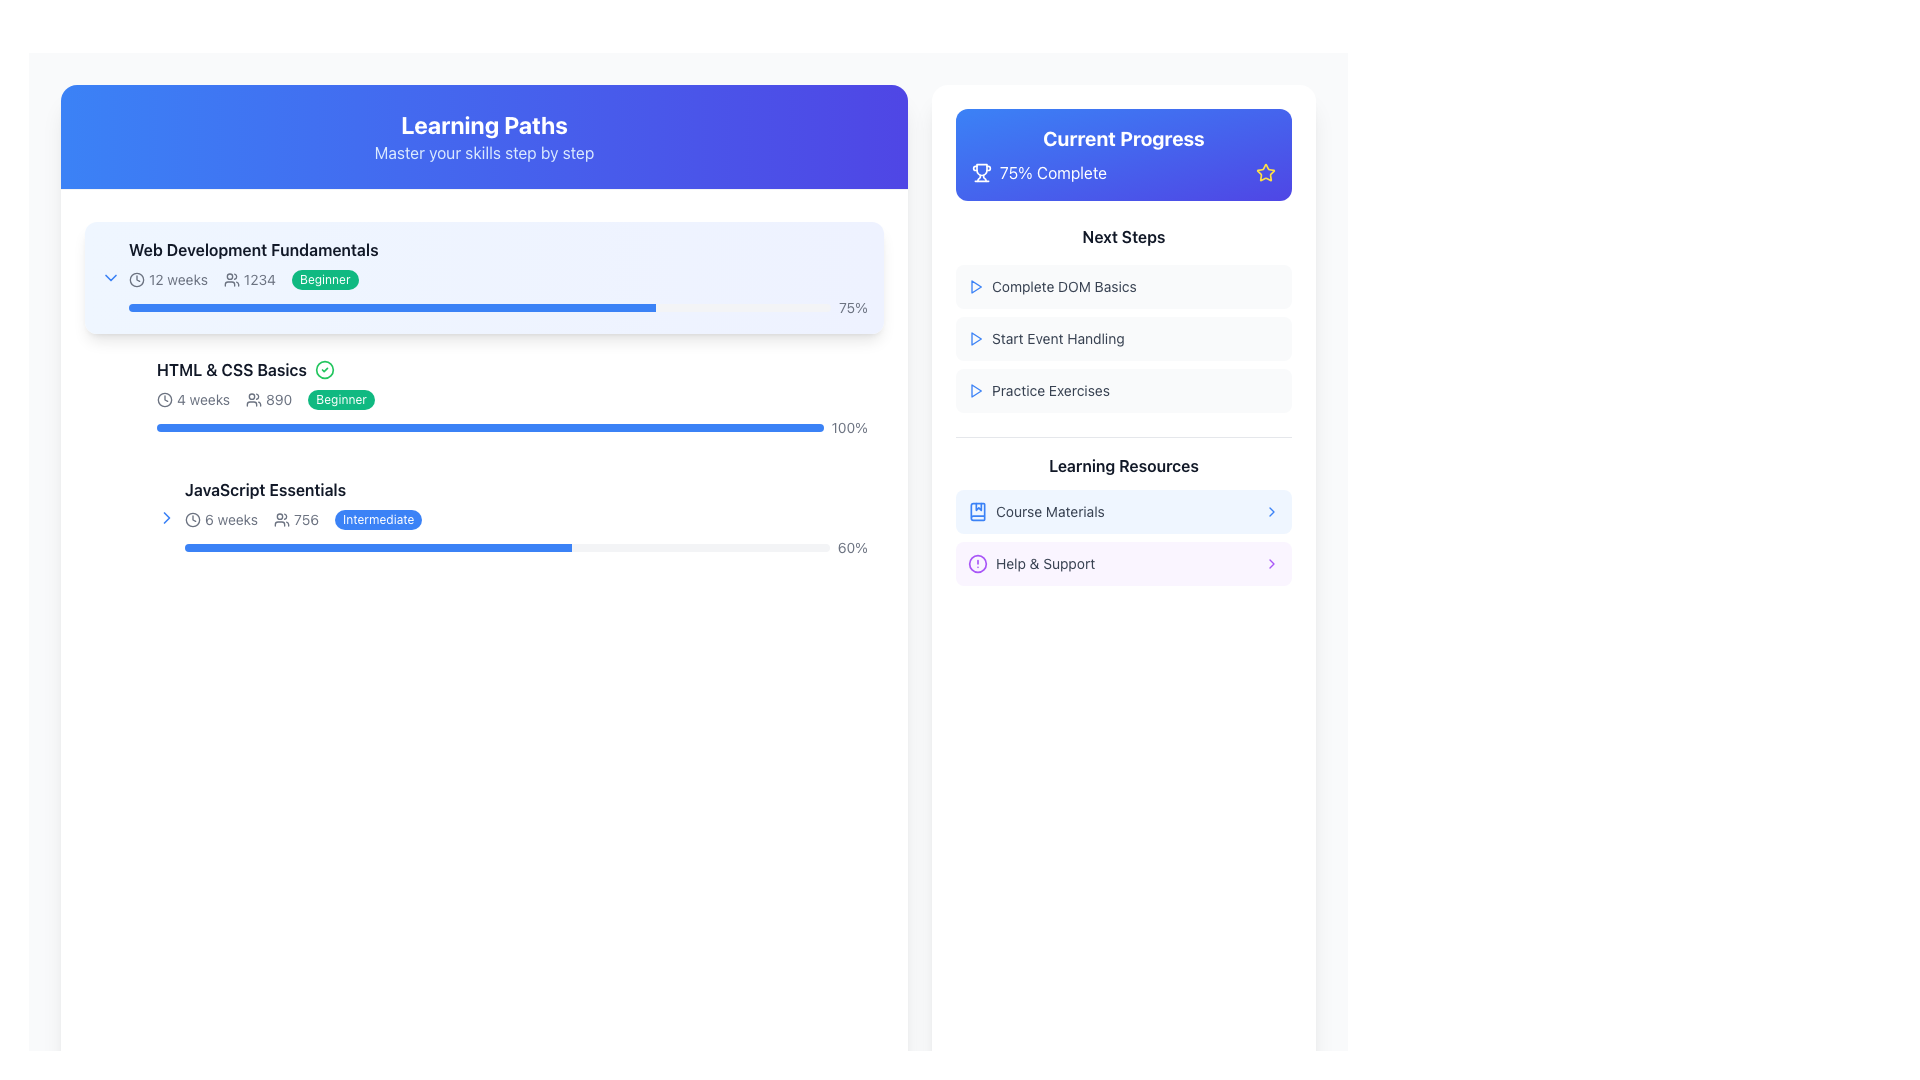  Describe the element at coordinates (1050, 390) in the screenshot. I see `the non-interactive text label indicating the title or description of a task or resource within the 'Next Steps' section, located under the 'Current Progress' card` at that location.